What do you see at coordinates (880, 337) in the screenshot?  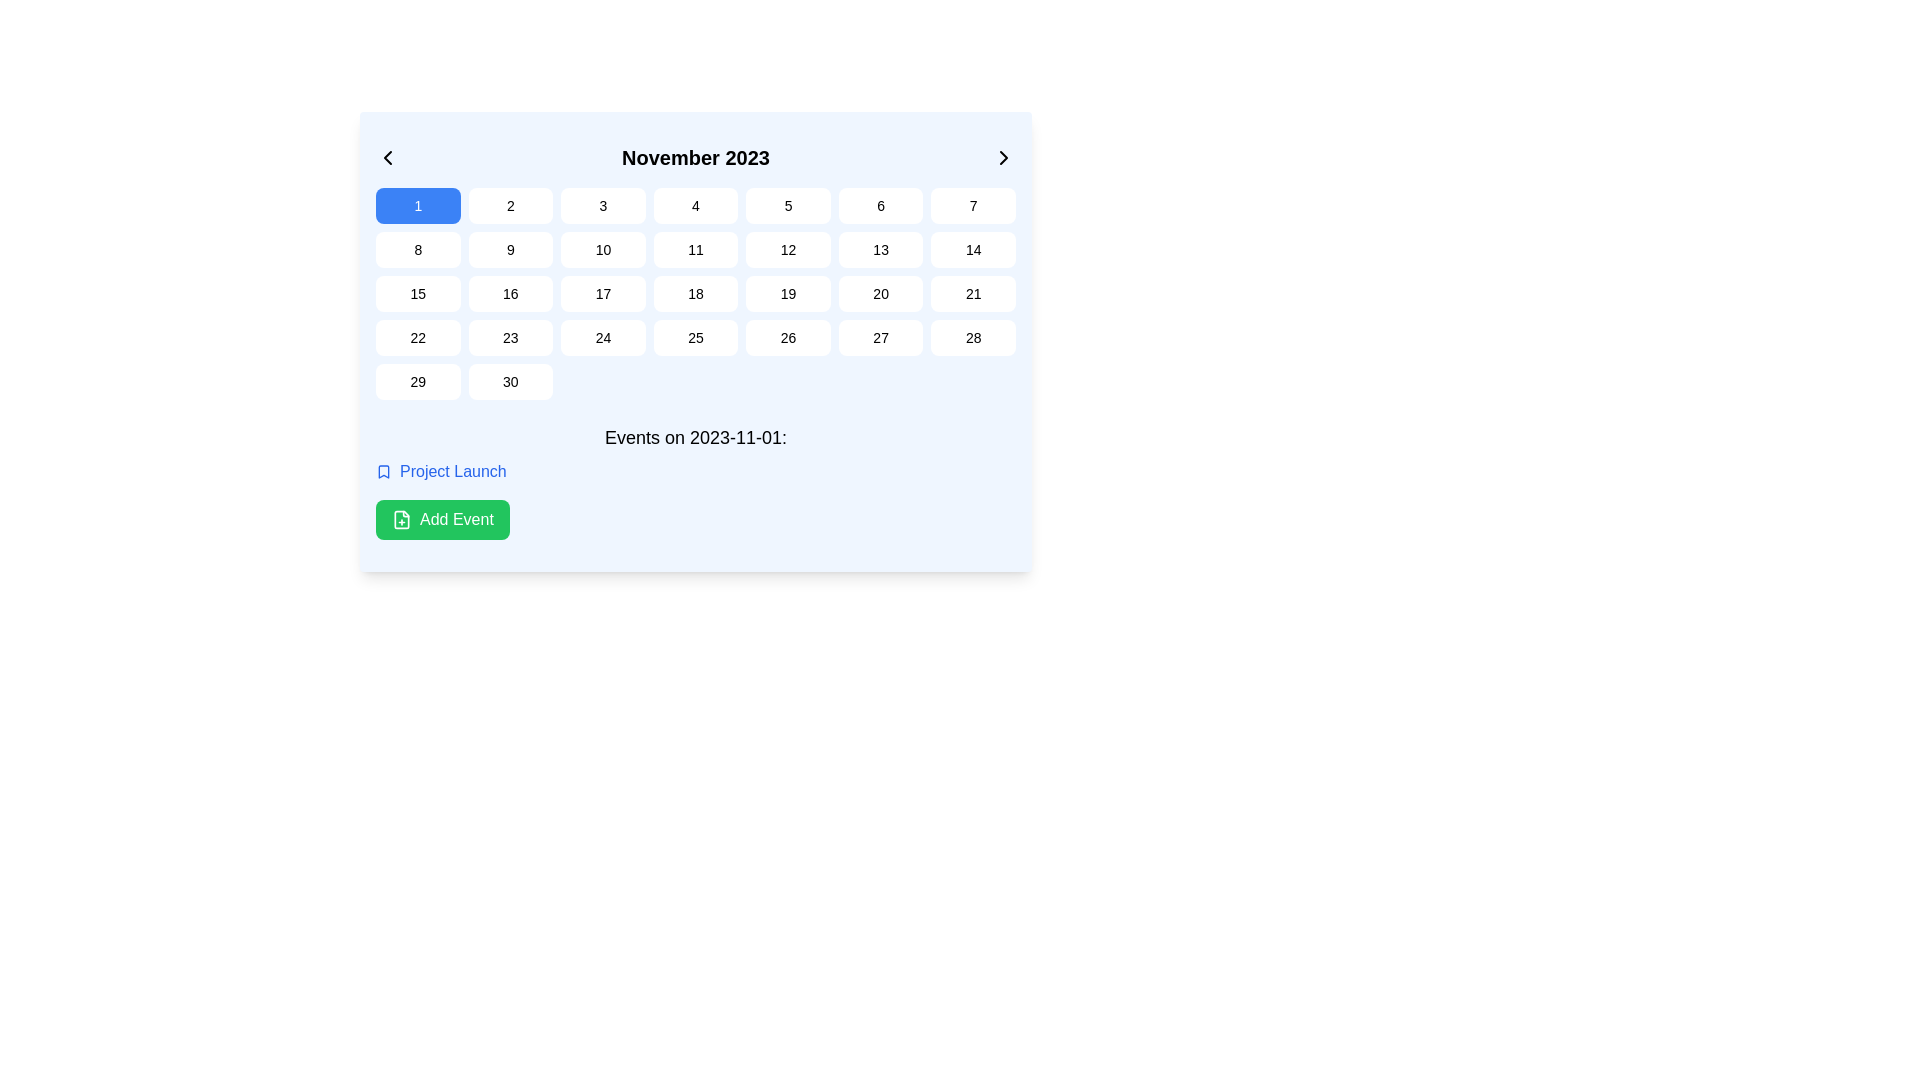 I see `the button representing the date 27 in the November 2023 calendar` at bounding box center [880, 337].